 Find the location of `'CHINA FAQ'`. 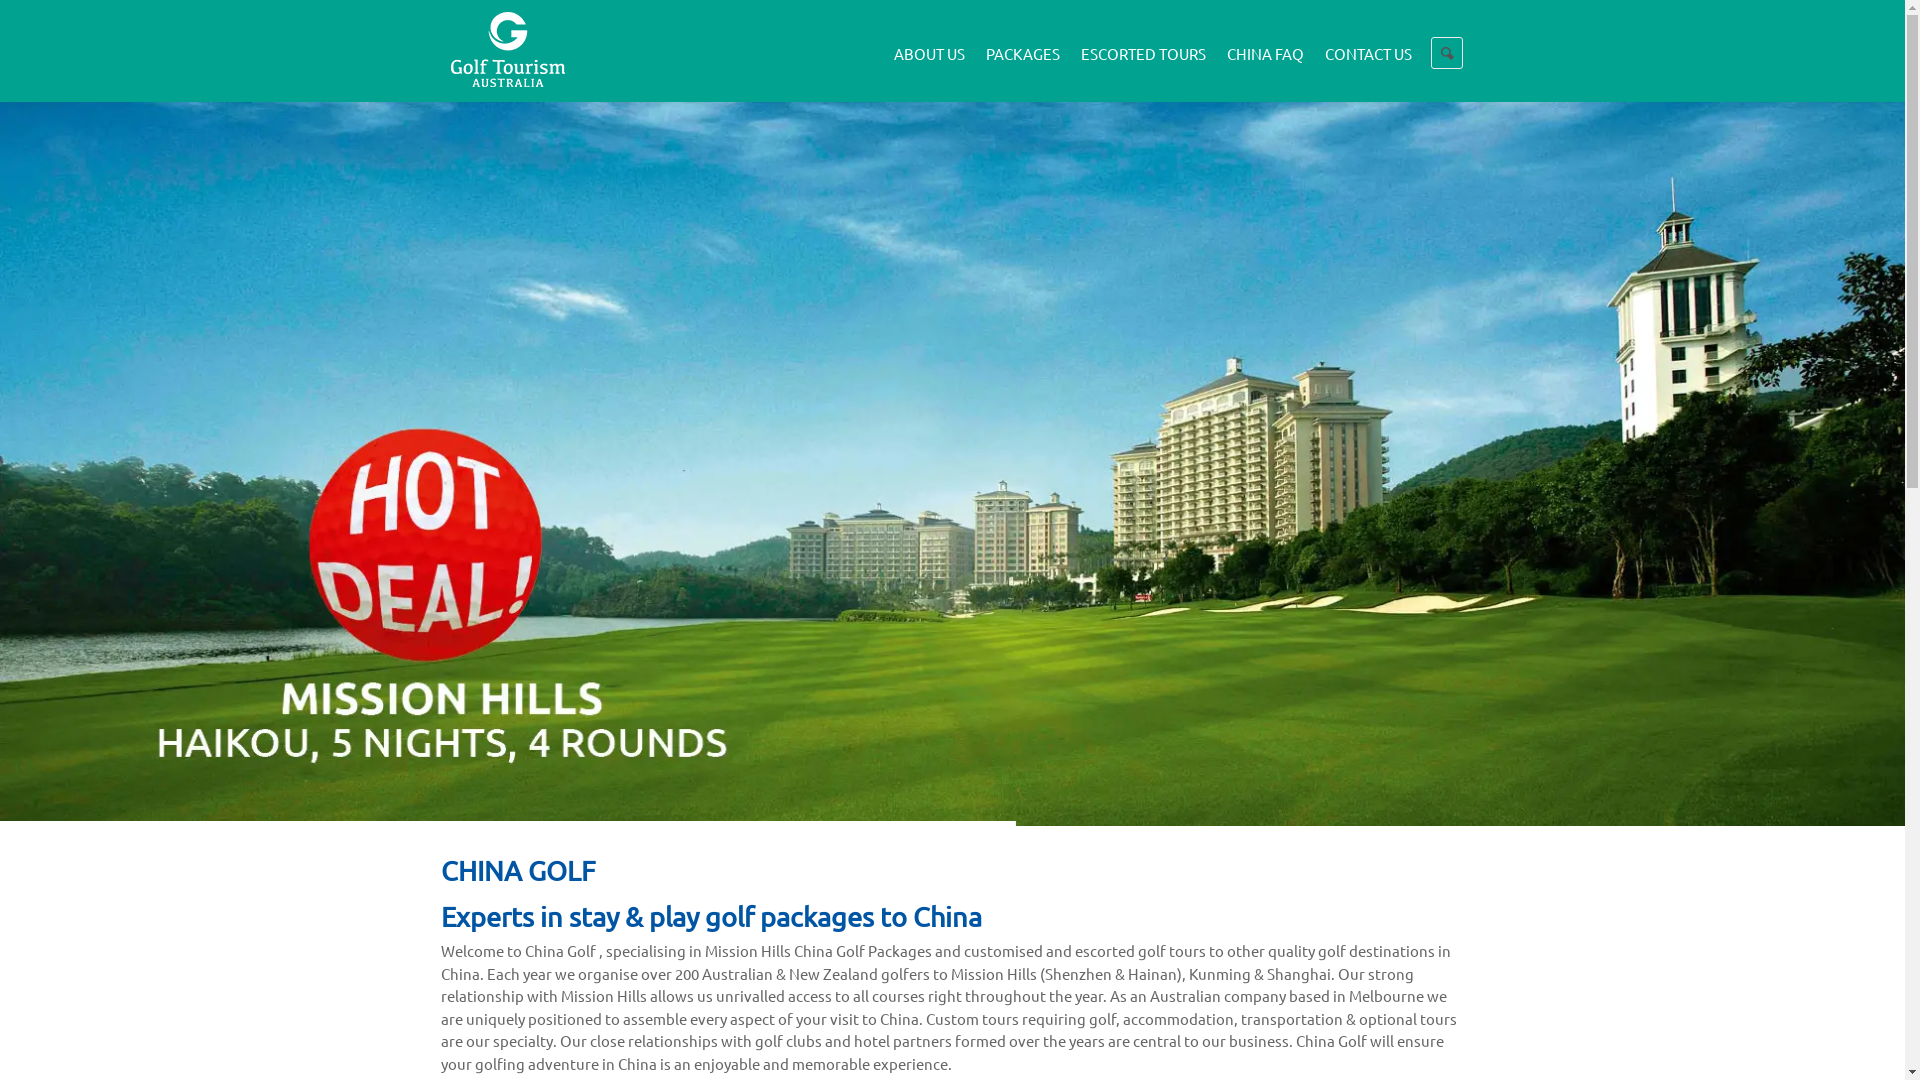

'CHINA FAQ' is located at coordinates (1264, 44).